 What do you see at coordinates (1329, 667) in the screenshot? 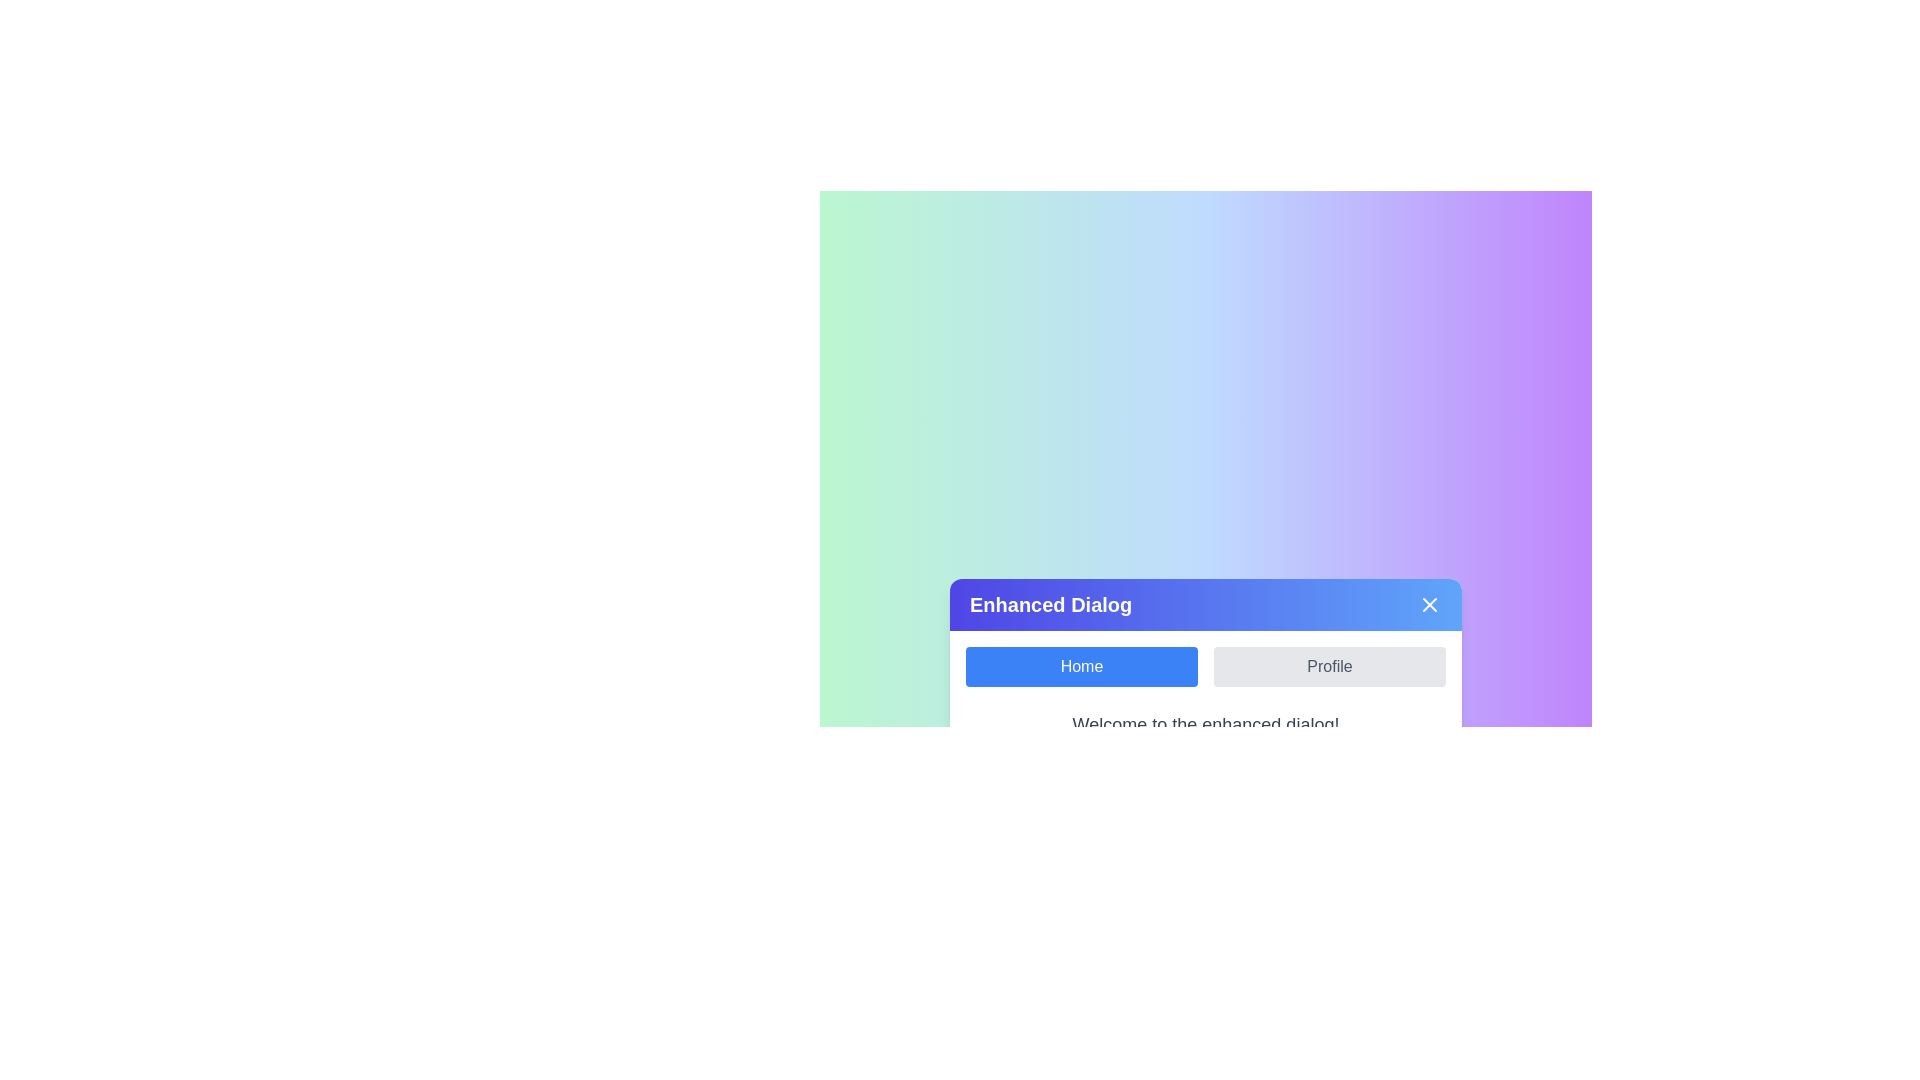
I see `the navigation button that takes users to the 'Profile' section, which is positioned to the right of the 'Home' button` at bounding box center [1329, 667].